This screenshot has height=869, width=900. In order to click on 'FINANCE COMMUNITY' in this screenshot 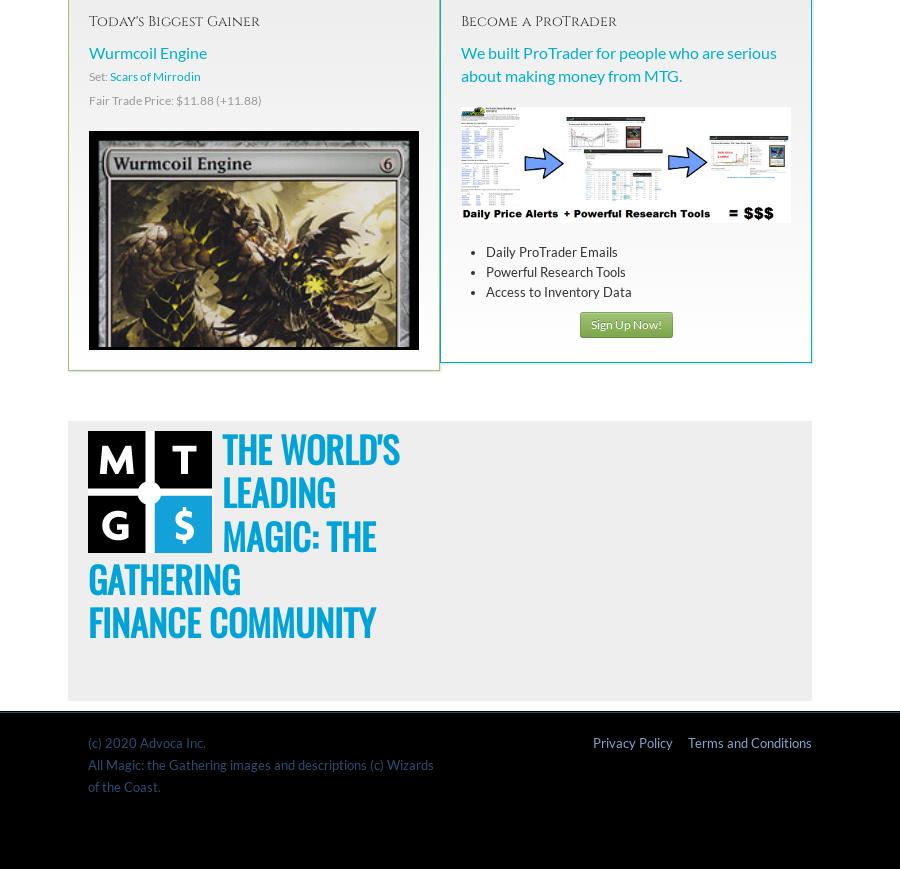, I will do `click(230, 621)`.